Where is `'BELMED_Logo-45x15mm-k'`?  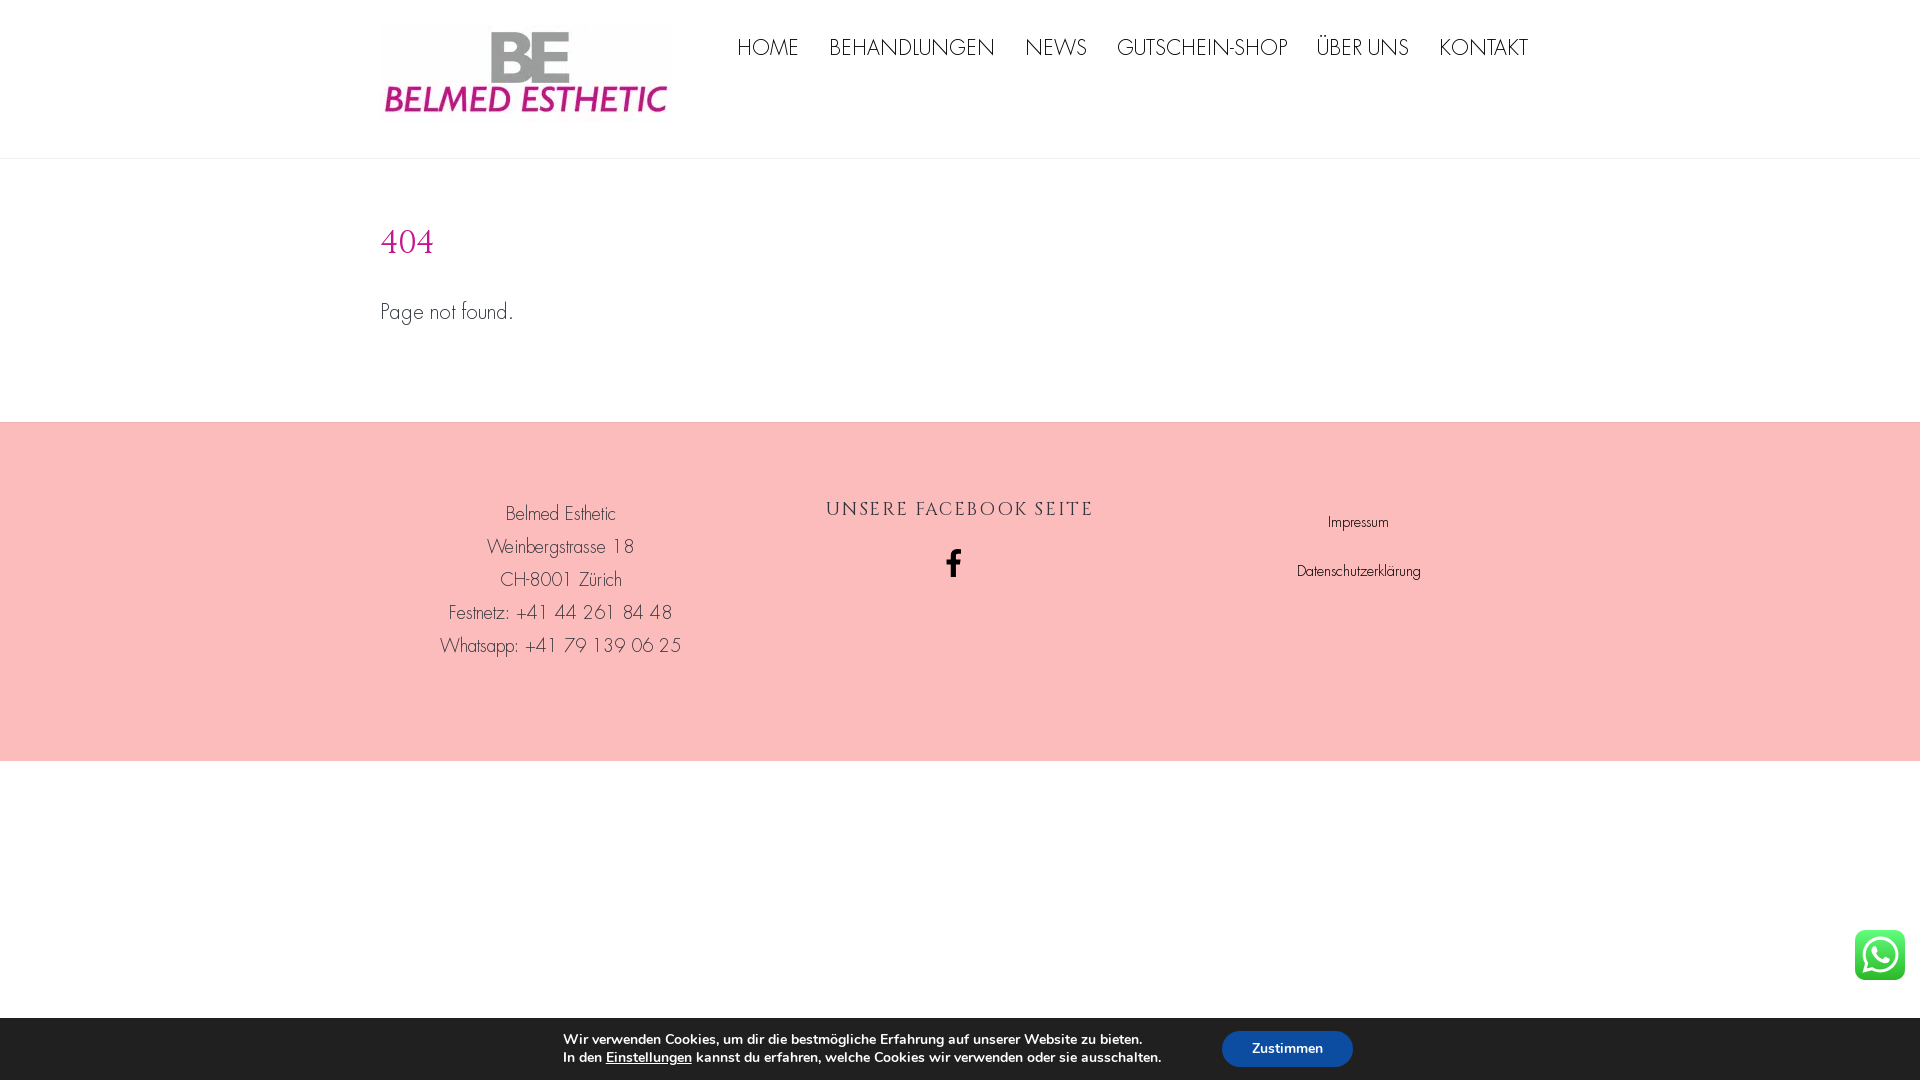
'BELMED_Logo-45x15mm-k' is located at coordinates (526, 72).